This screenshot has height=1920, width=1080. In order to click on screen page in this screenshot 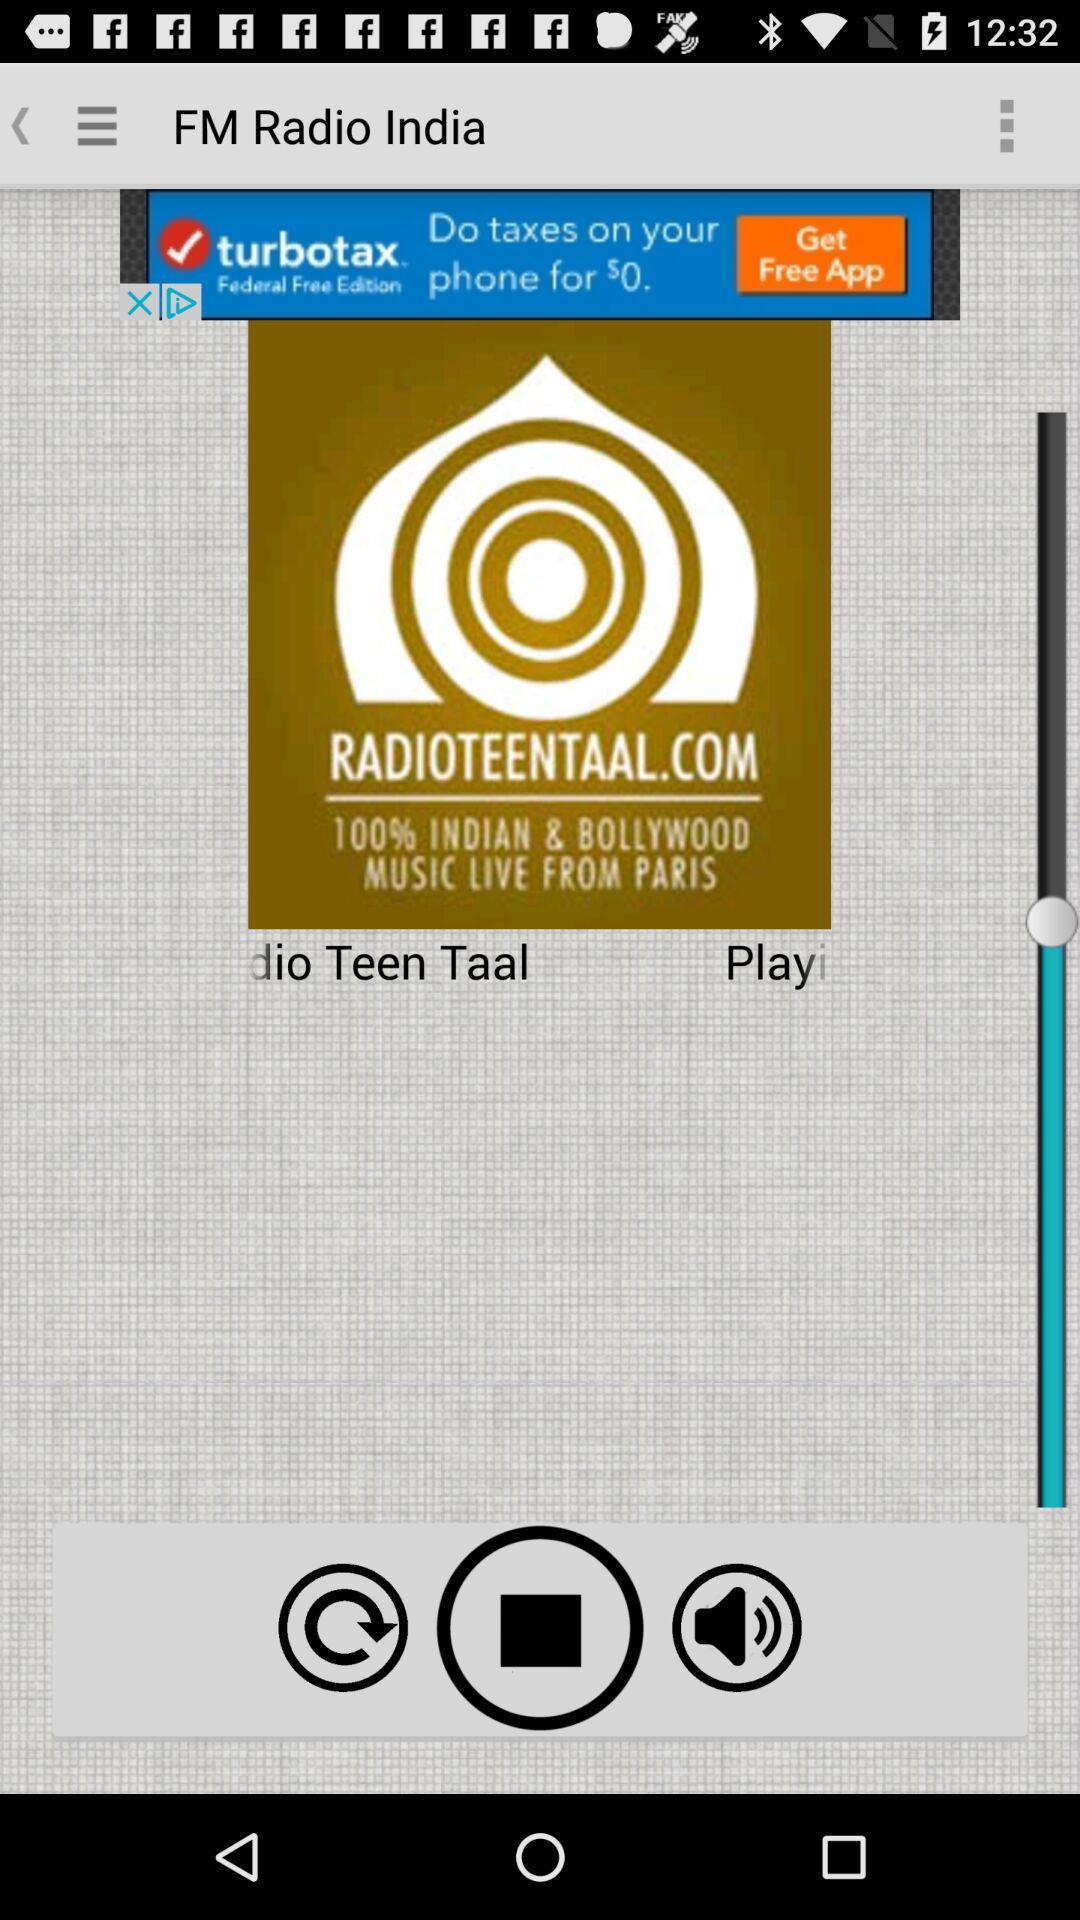, I will do `click(540, 253)`.